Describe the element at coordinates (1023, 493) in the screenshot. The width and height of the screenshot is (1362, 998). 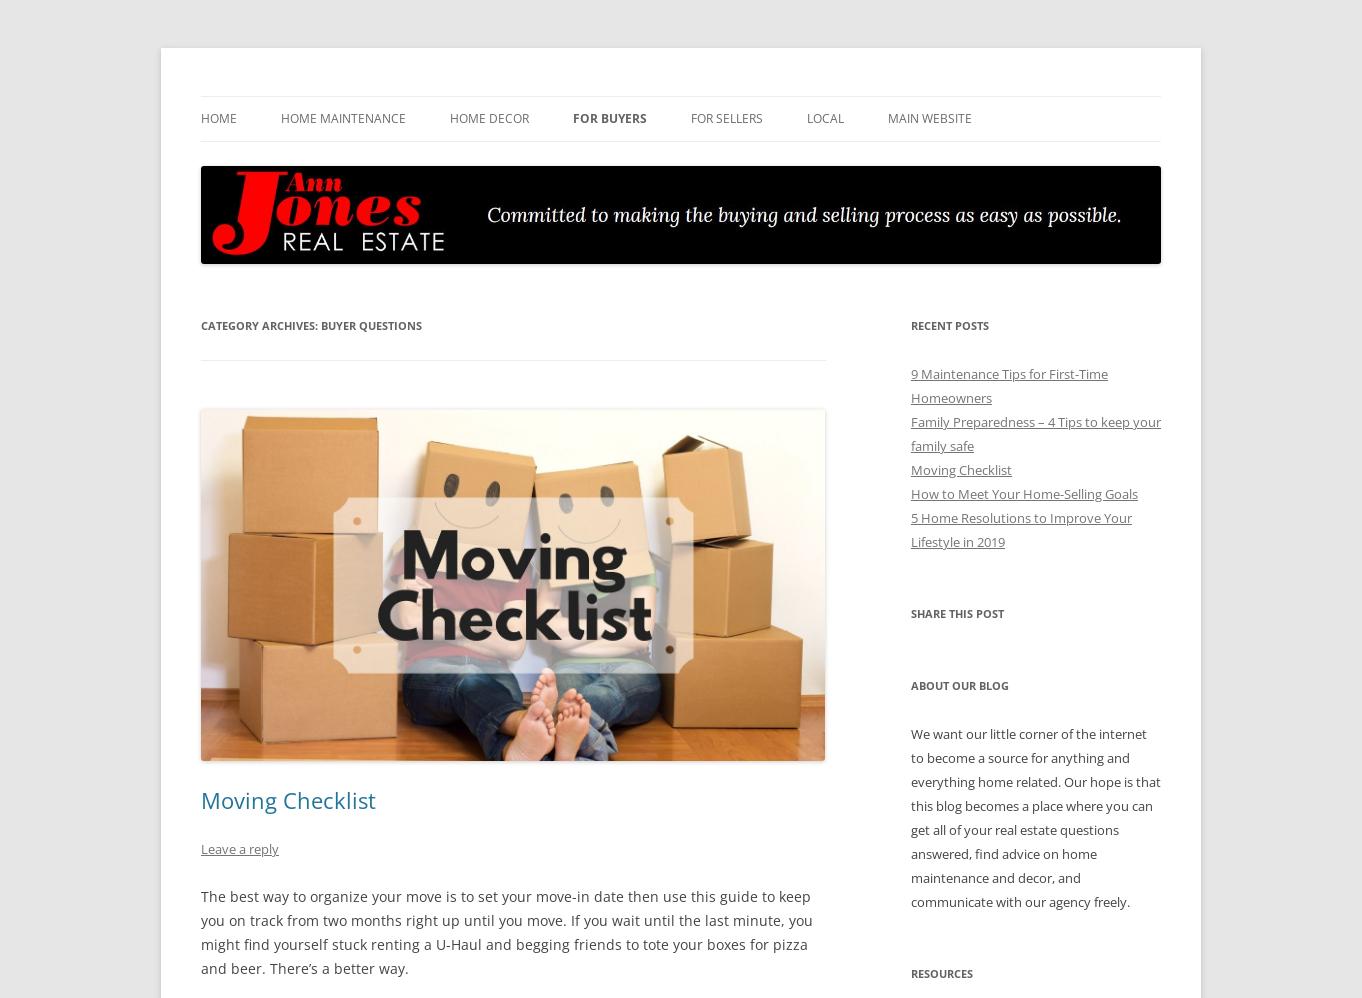
I see `'How to Meet Your Home-Selling Goals'` at that location.